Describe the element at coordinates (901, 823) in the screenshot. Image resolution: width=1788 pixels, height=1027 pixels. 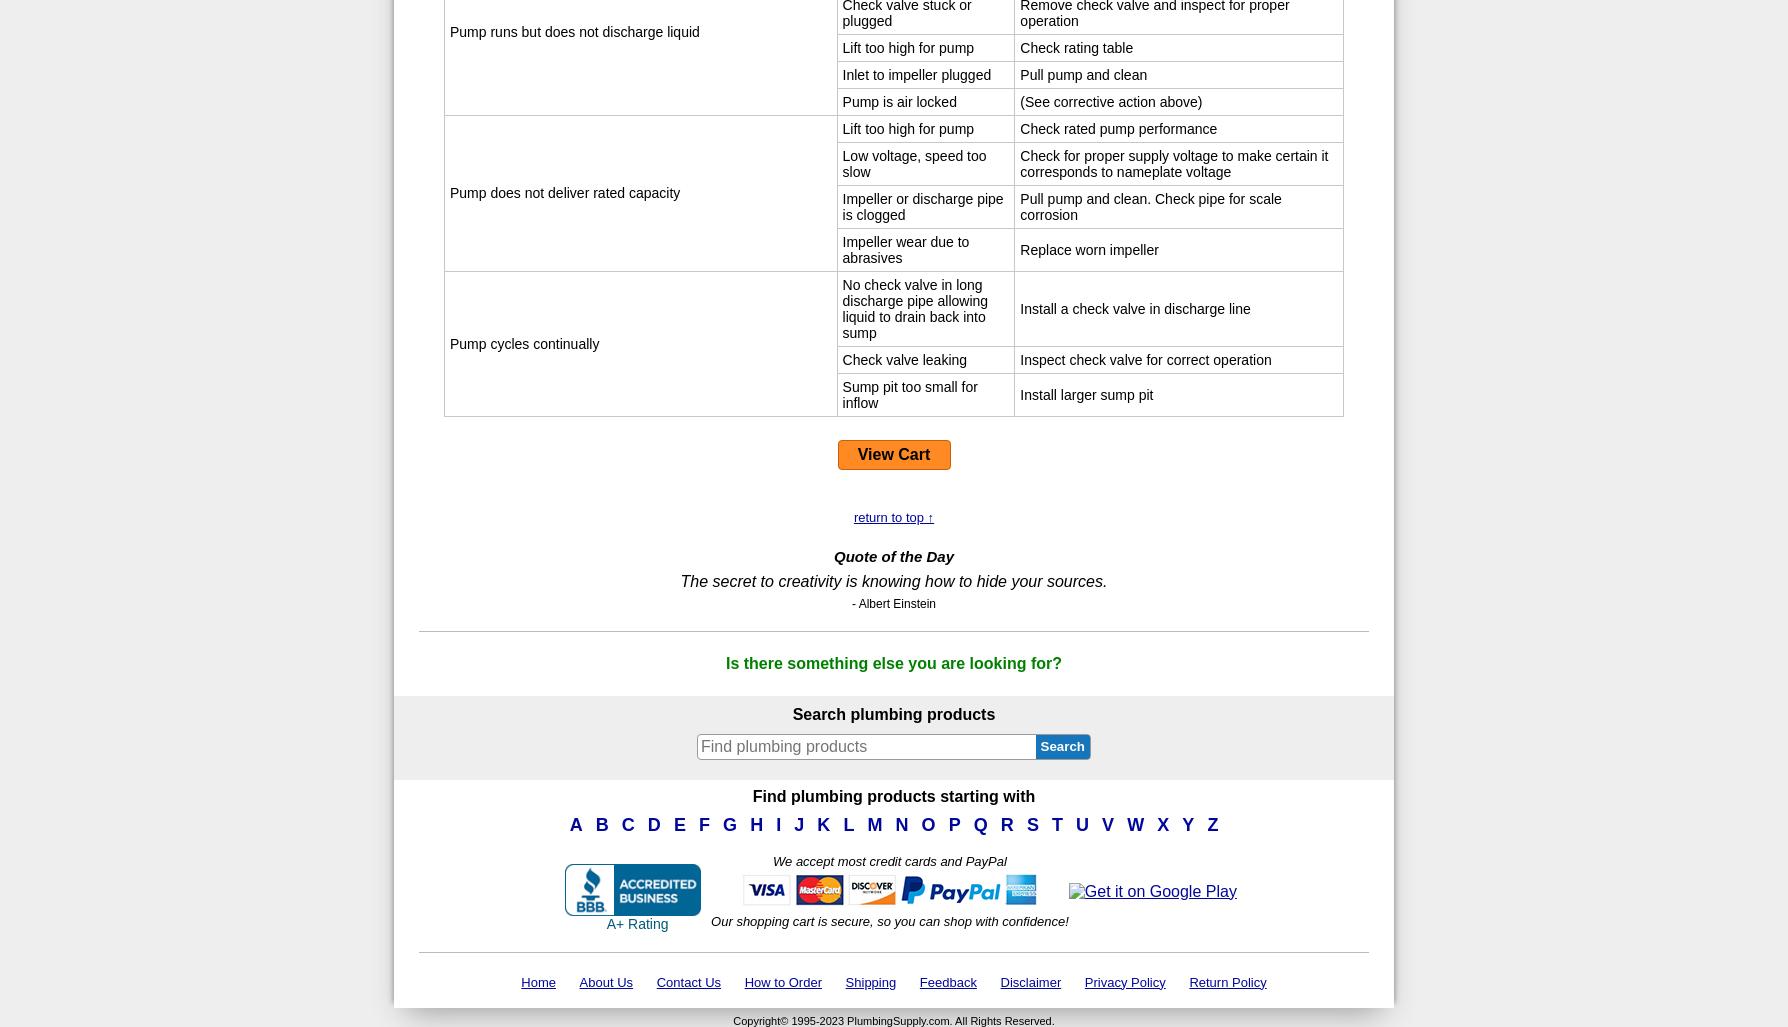
I see `'N'` at that location.